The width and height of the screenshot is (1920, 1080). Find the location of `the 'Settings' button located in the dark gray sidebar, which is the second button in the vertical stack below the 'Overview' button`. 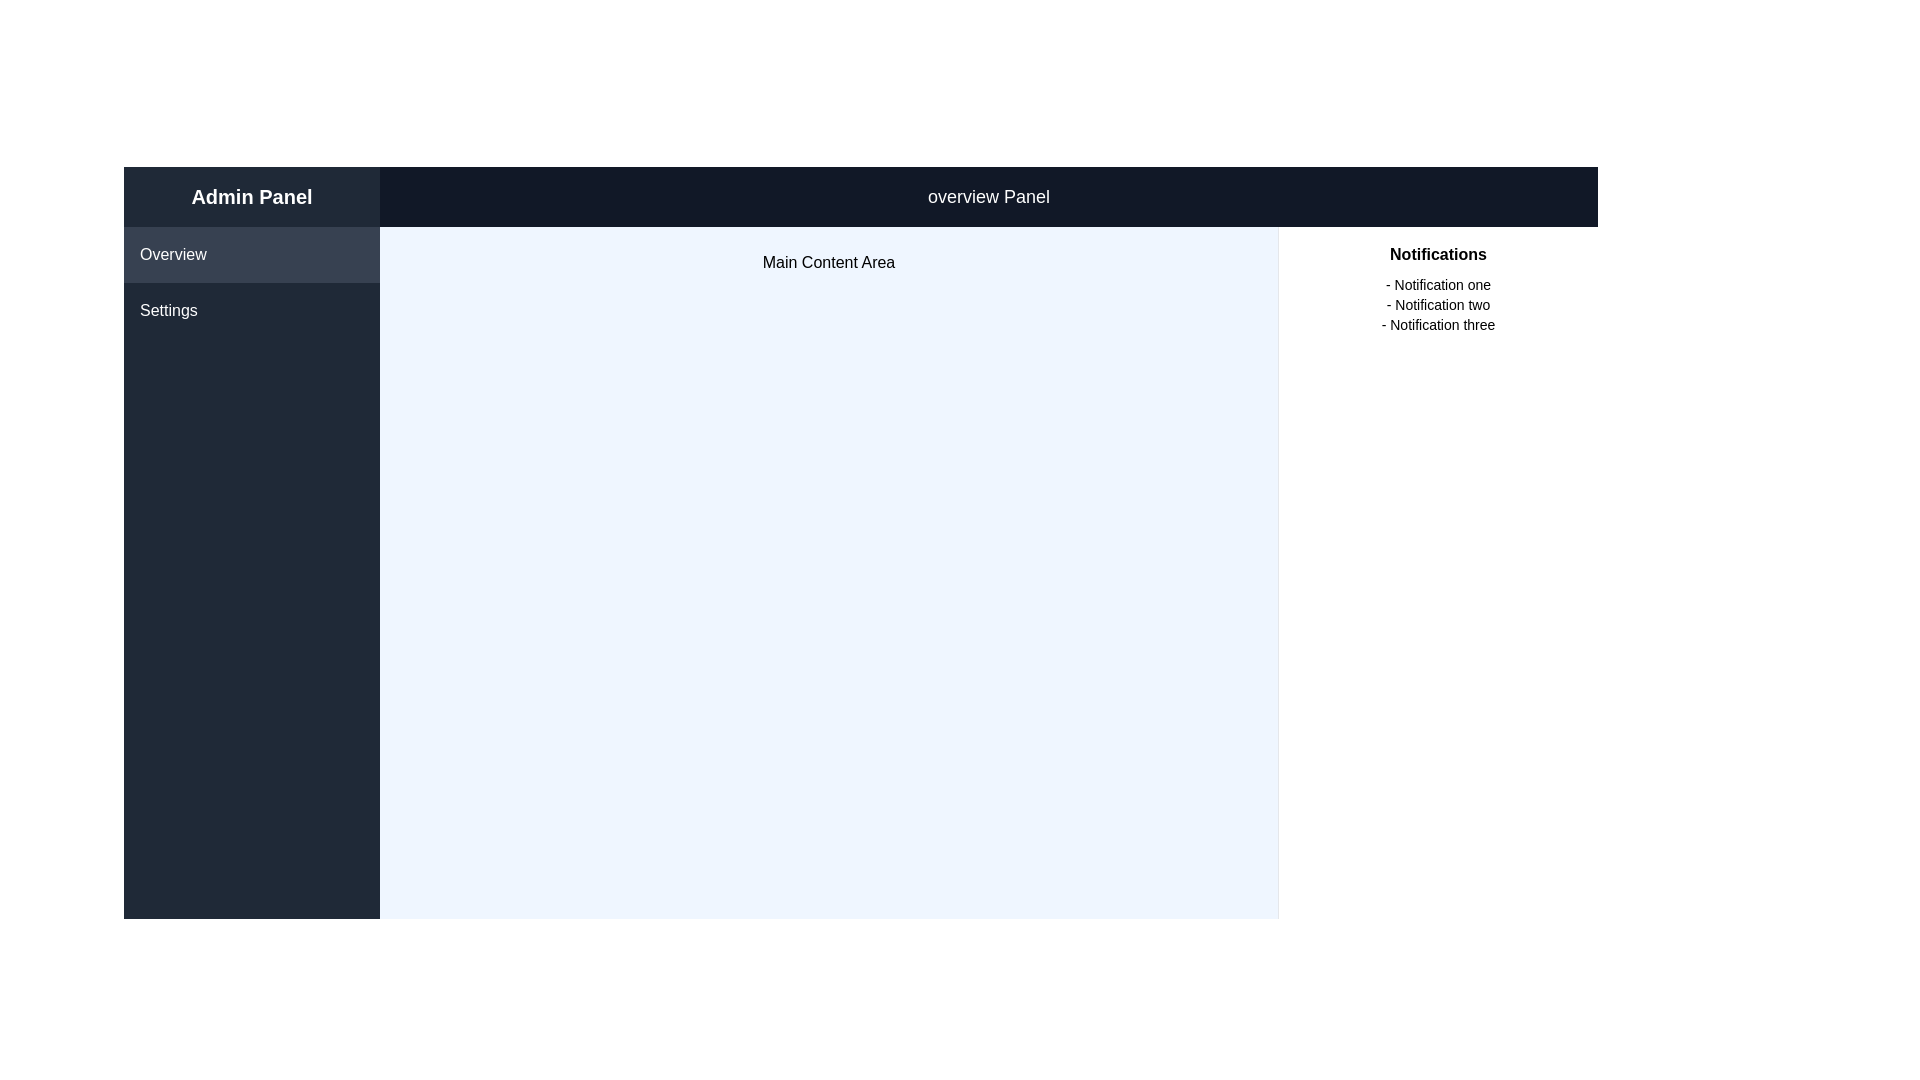

the 'Settings' button located in the dark gray sidebar, which is the second button in the vertical stack below the 'Overview' button is located at coordinates (251, 311).